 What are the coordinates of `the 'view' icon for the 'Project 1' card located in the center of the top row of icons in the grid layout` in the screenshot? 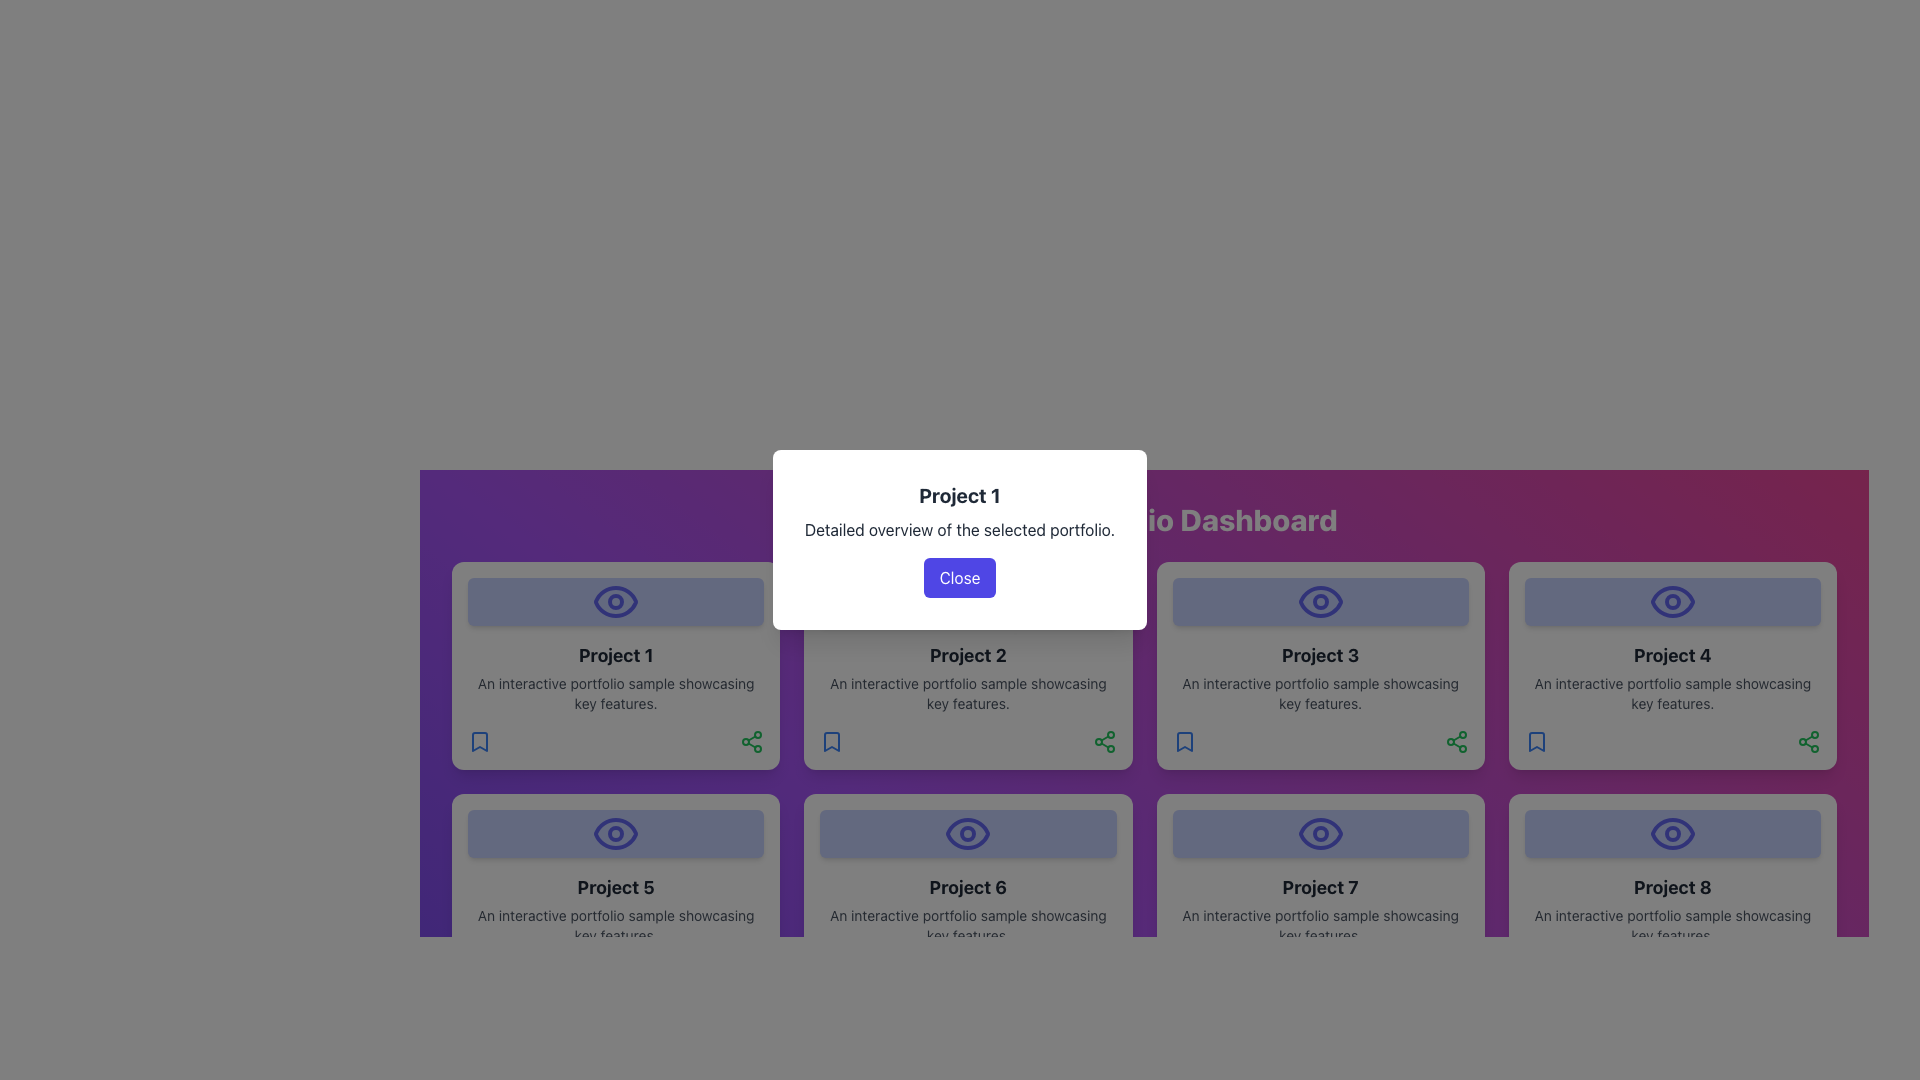 It's located at (615, 600).